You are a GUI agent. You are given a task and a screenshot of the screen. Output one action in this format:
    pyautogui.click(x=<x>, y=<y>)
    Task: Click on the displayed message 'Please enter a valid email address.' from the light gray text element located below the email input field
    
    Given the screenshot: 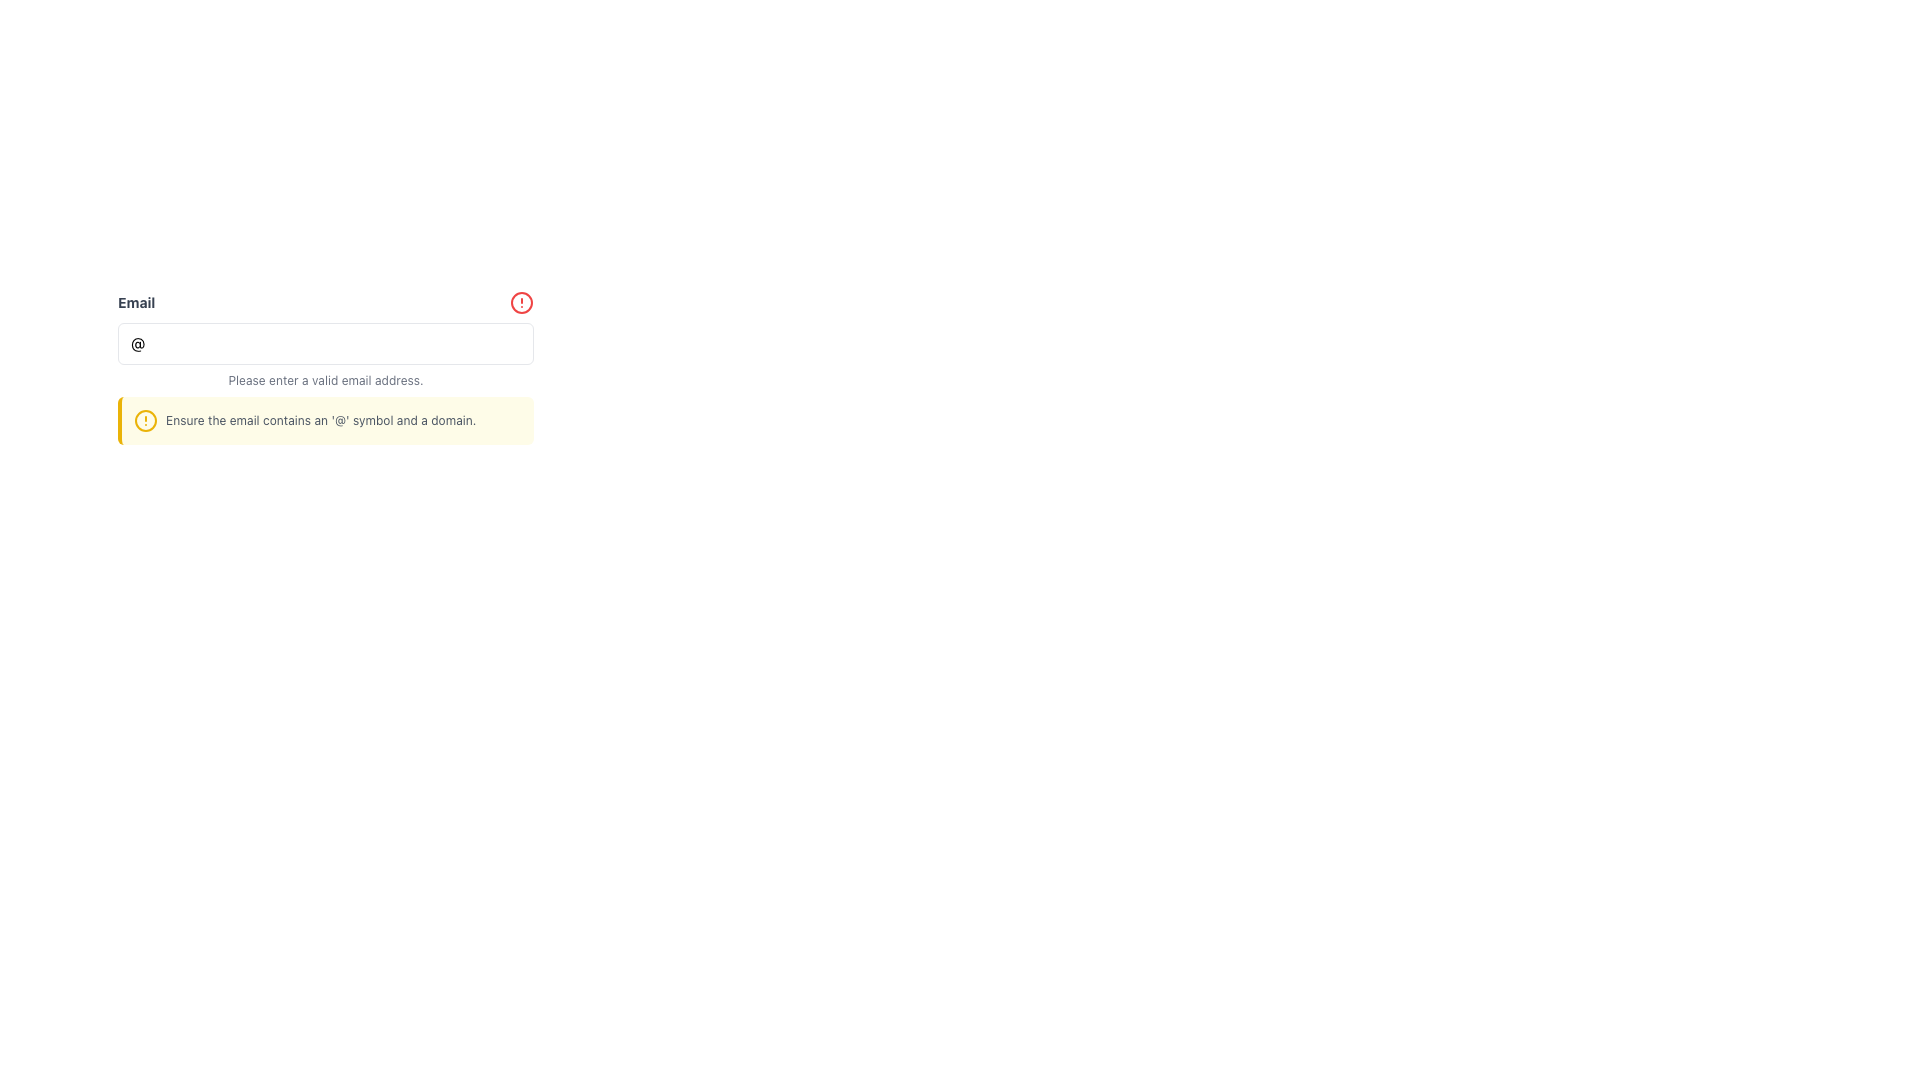 What is the action you would take?
    pyautogui.click(x=326, y=381)
    